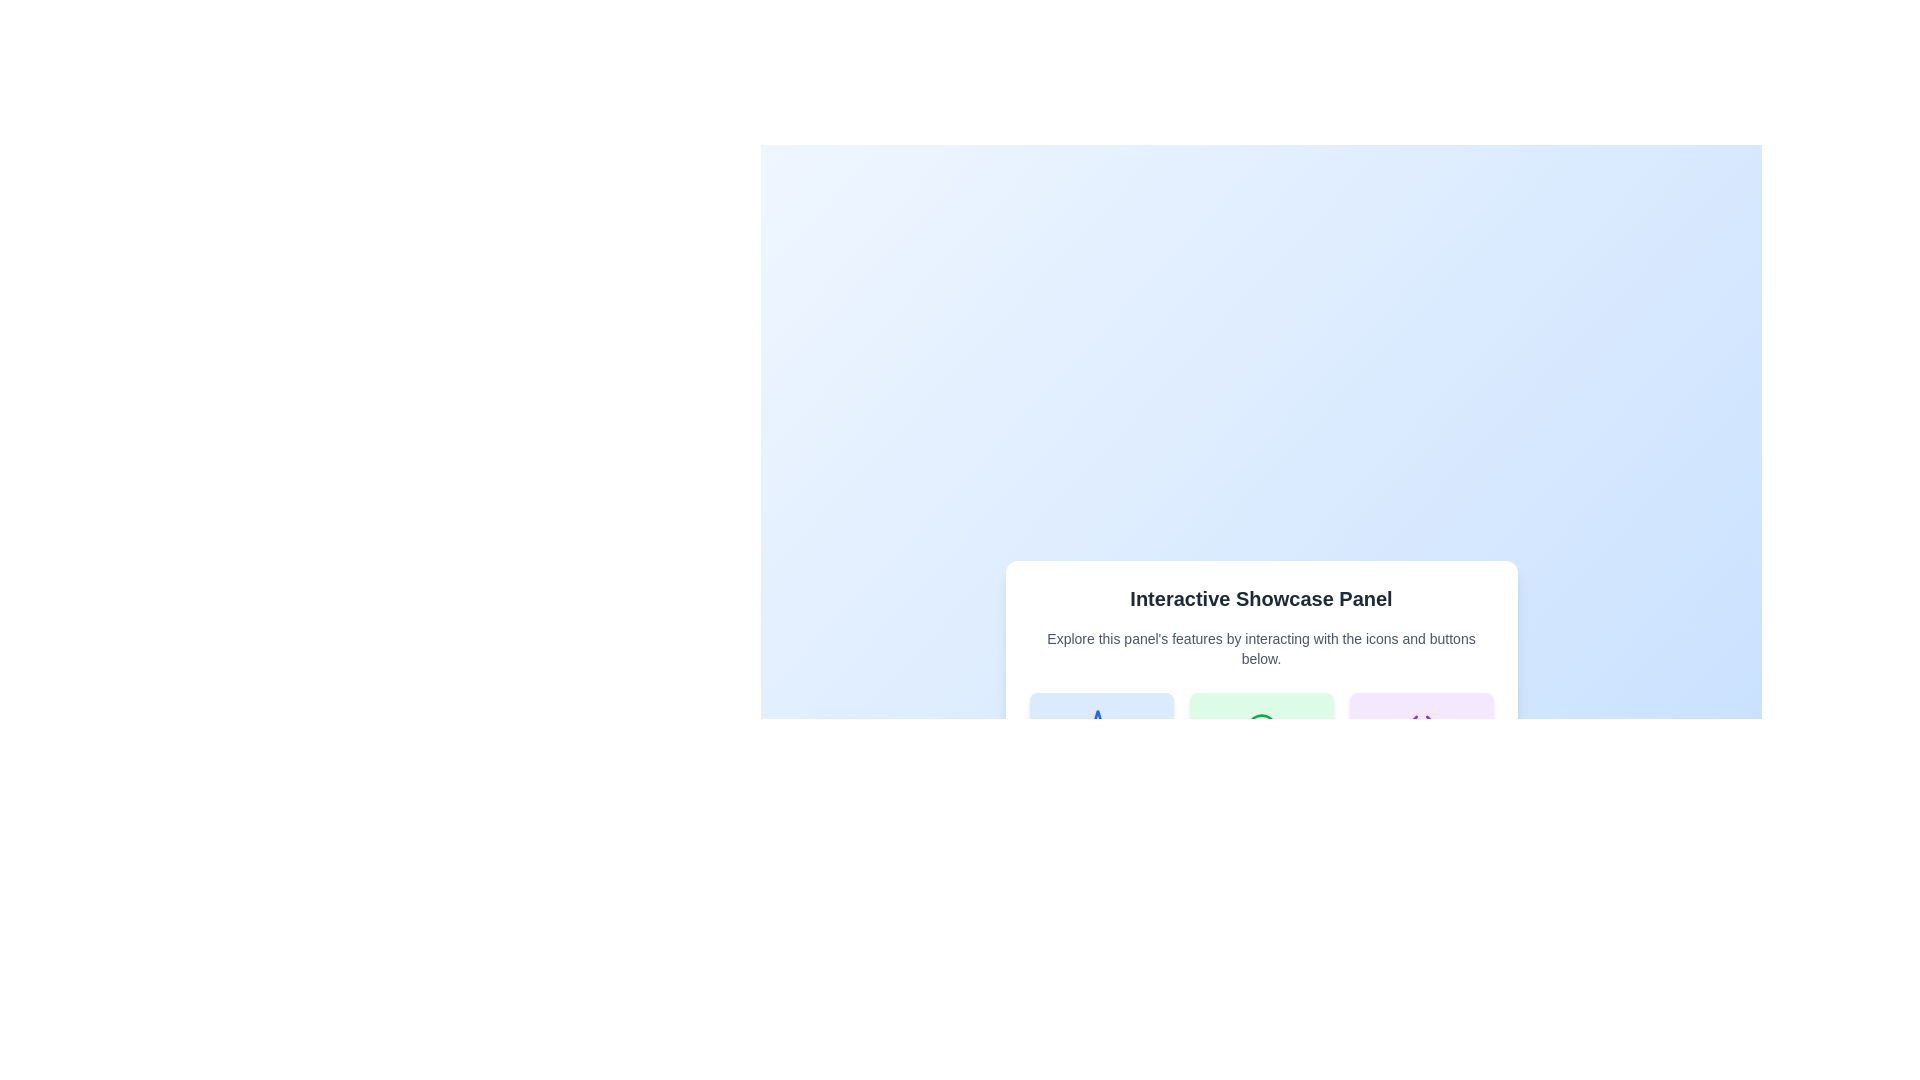 This screenshot has height=1080, width=1920. Describe the element at coordinates (1260, 725) in the screenshot. I see `the visibility icon at the top of the green card labeled 'Feature B', which is centered above the text label 'Feature B'` at that location.